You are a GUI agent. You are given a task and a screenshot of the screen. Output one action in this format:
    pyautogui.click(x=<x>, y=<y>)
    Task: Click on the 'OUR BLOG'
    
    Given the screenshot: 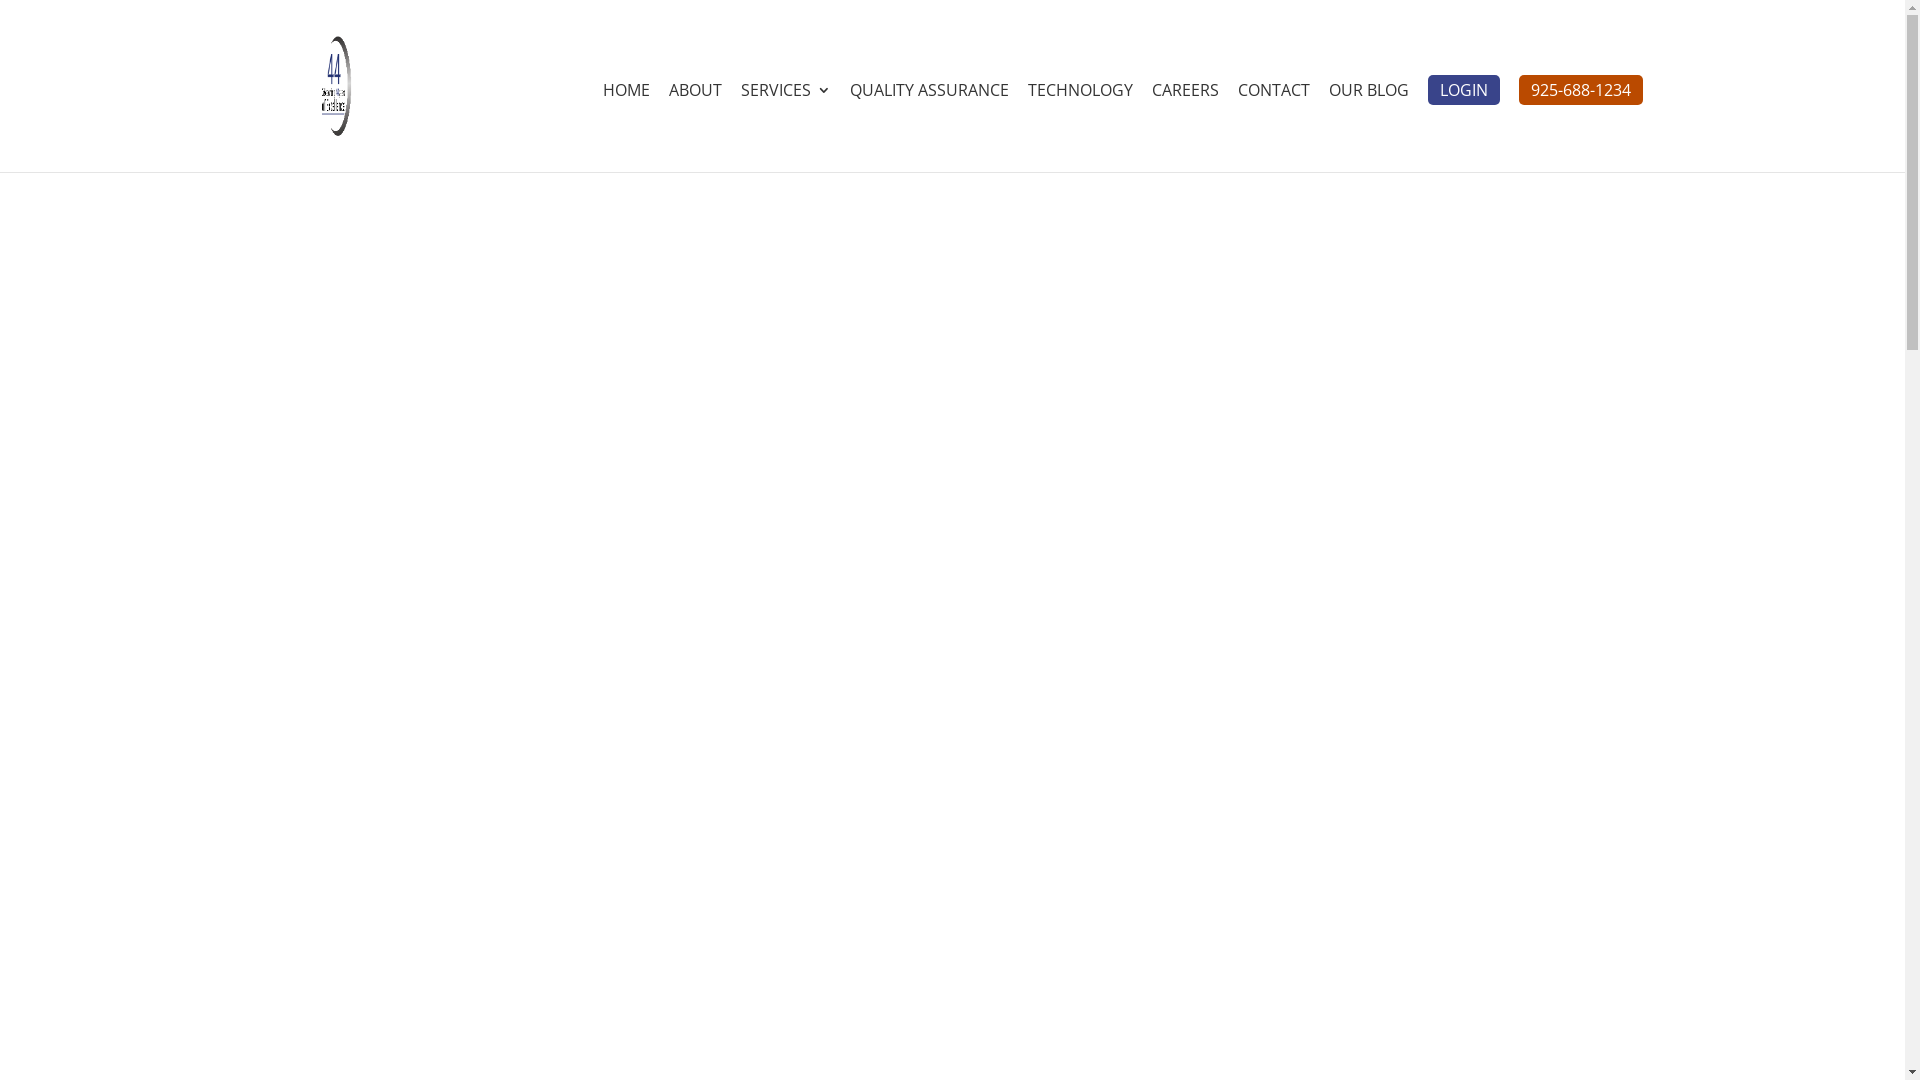 What is the action you would take?
    pyautogui.click(x=1367, y=127)
    